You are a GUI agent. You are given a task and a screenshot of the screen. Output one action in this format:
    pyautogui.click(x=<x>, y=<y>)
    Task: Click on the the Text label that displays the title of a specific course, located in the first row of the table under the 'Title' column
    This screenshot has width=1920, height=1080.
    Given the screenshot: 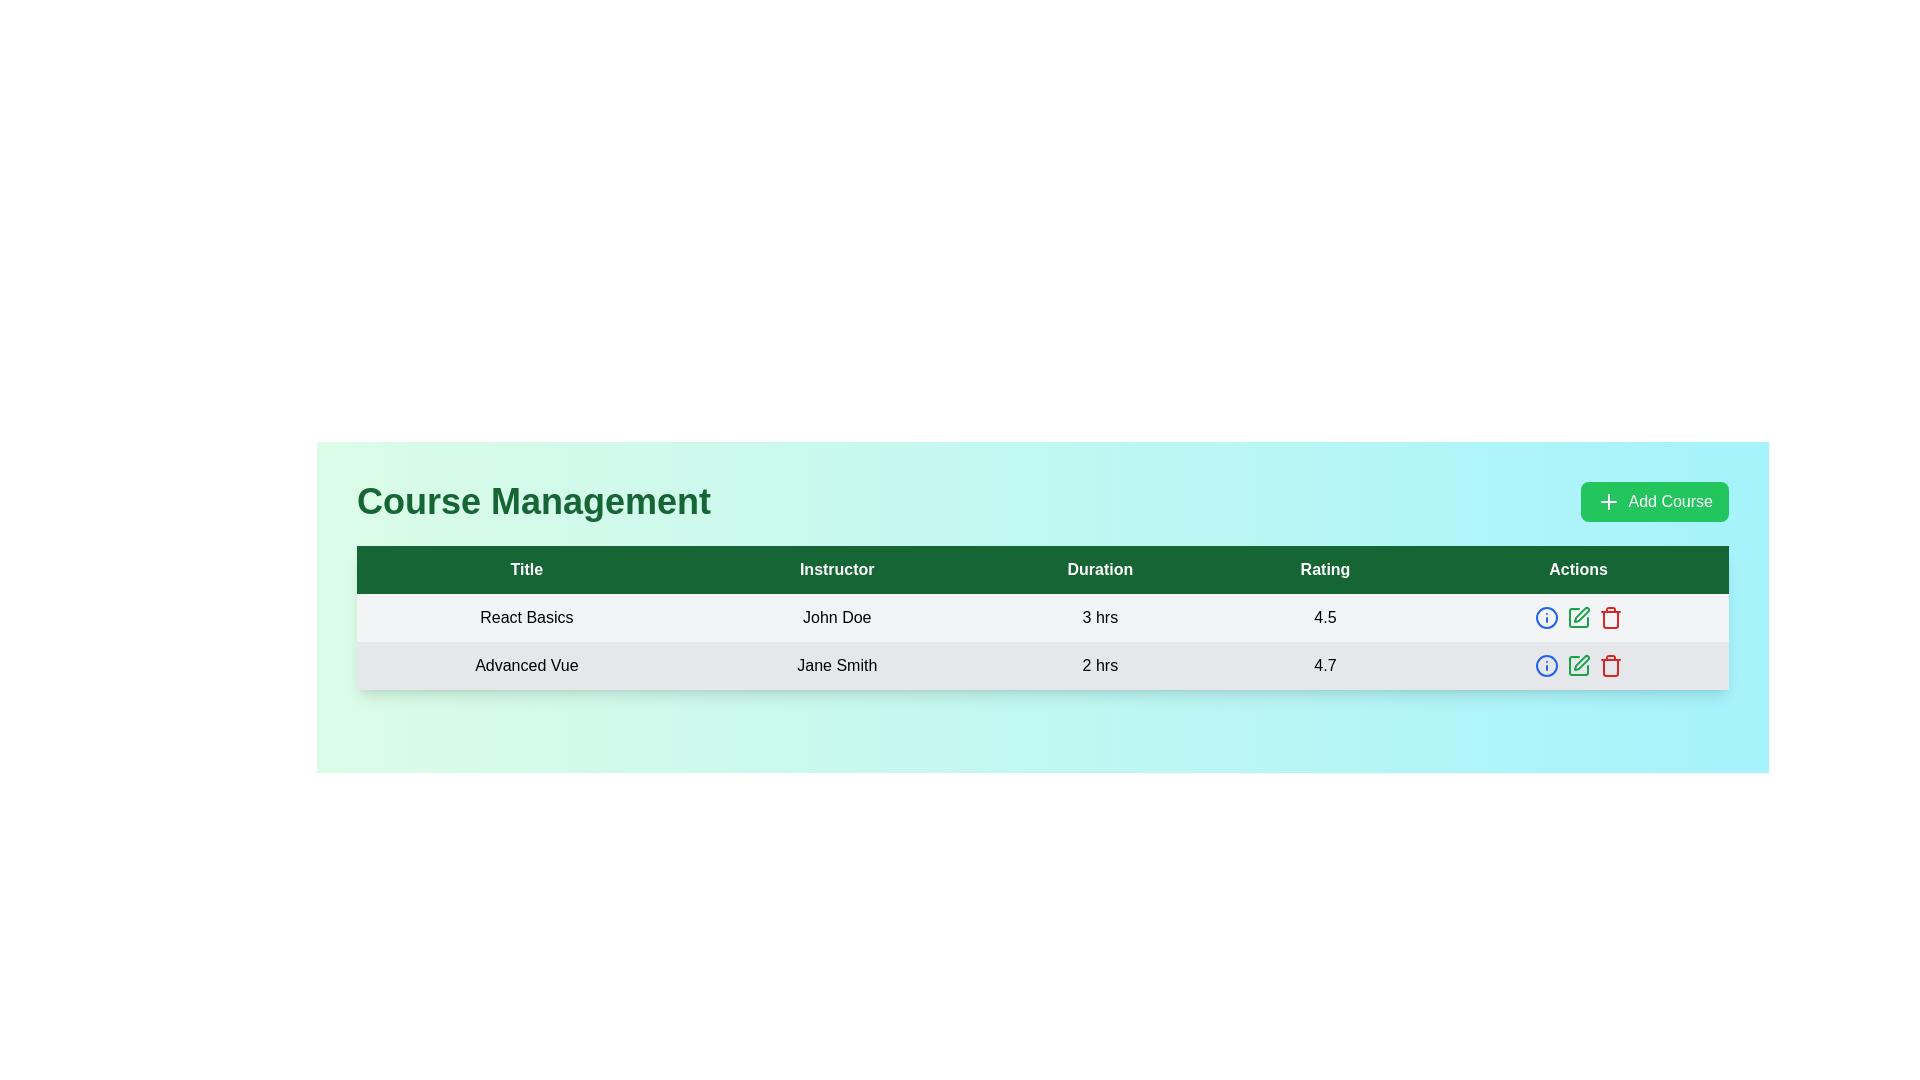 What is the action you would take?
    pyautogui.click(x=526, y=616)
    